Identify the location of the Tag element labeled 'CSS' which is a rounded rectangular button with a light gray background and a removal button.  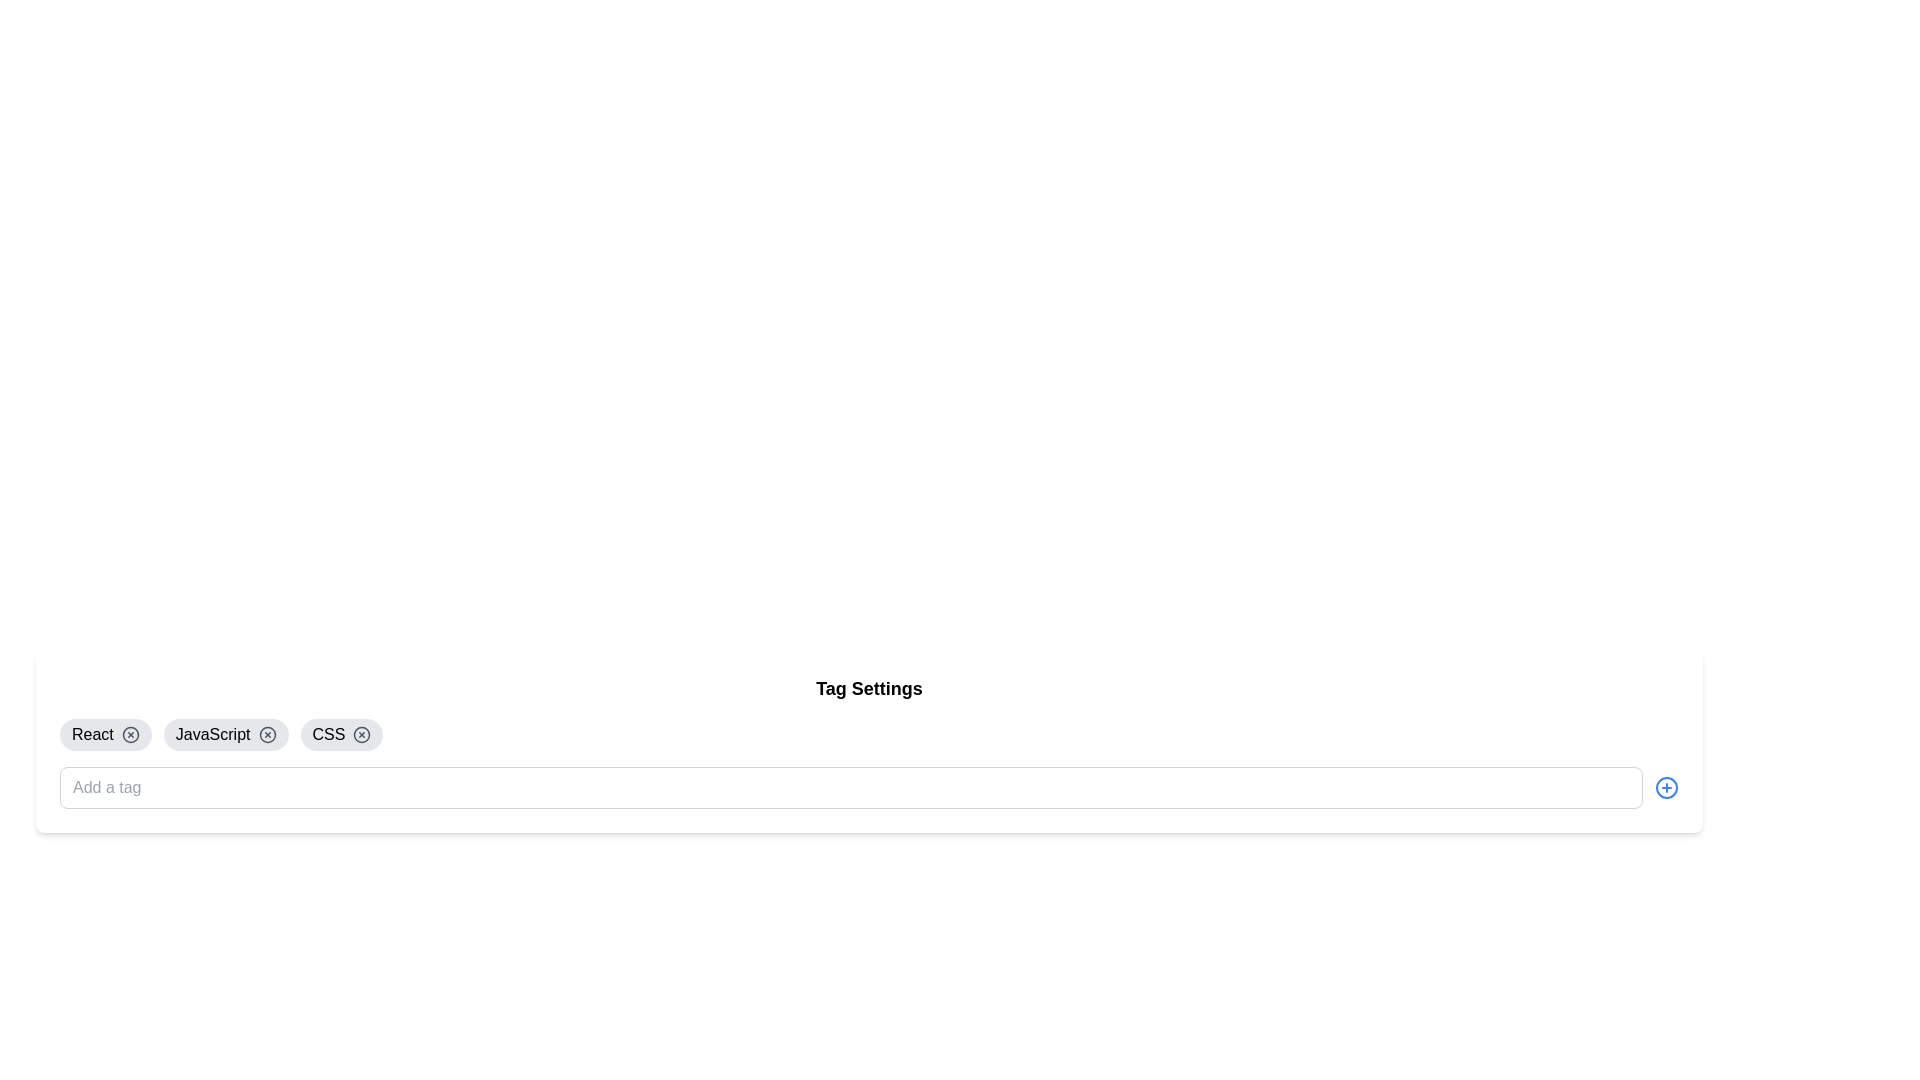
(341, 735).